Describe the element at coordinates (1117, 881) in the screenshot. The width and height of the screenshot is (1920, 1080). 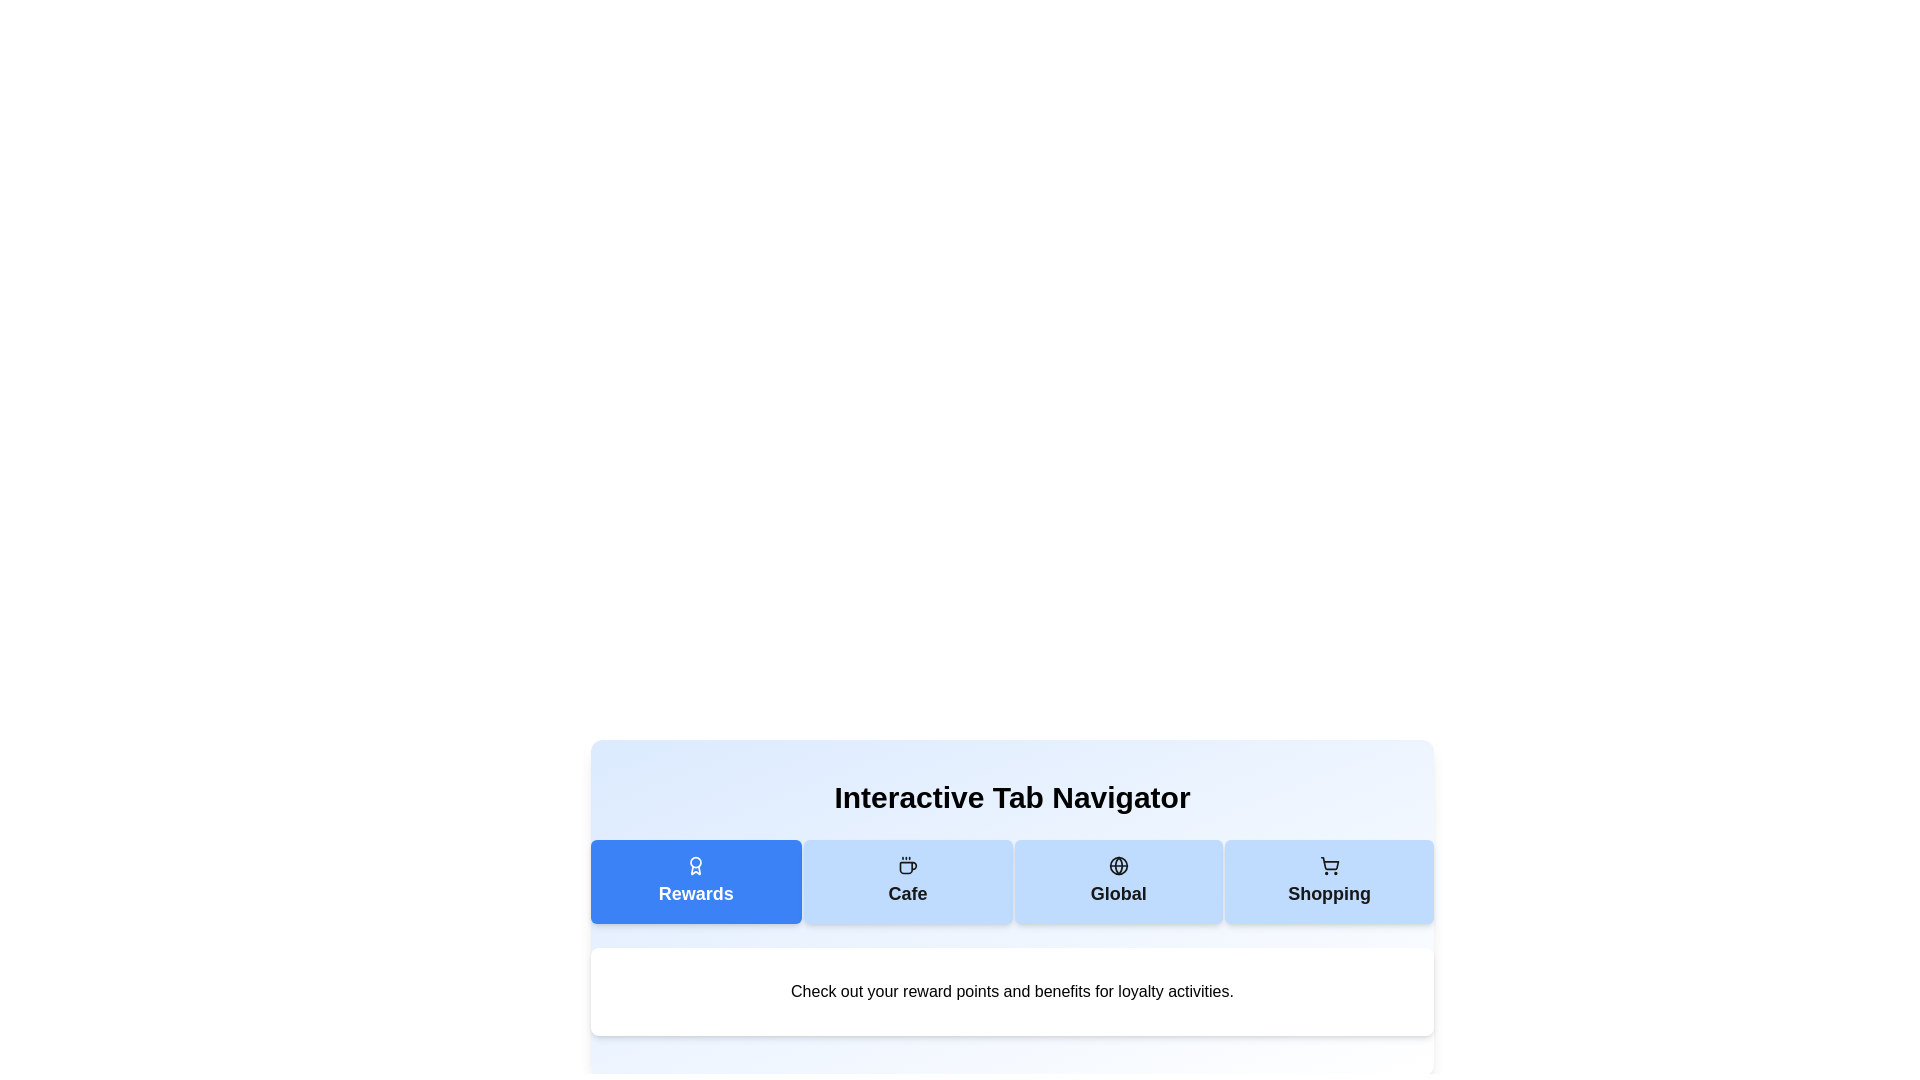
I see `the tab labeled Global` at that location.